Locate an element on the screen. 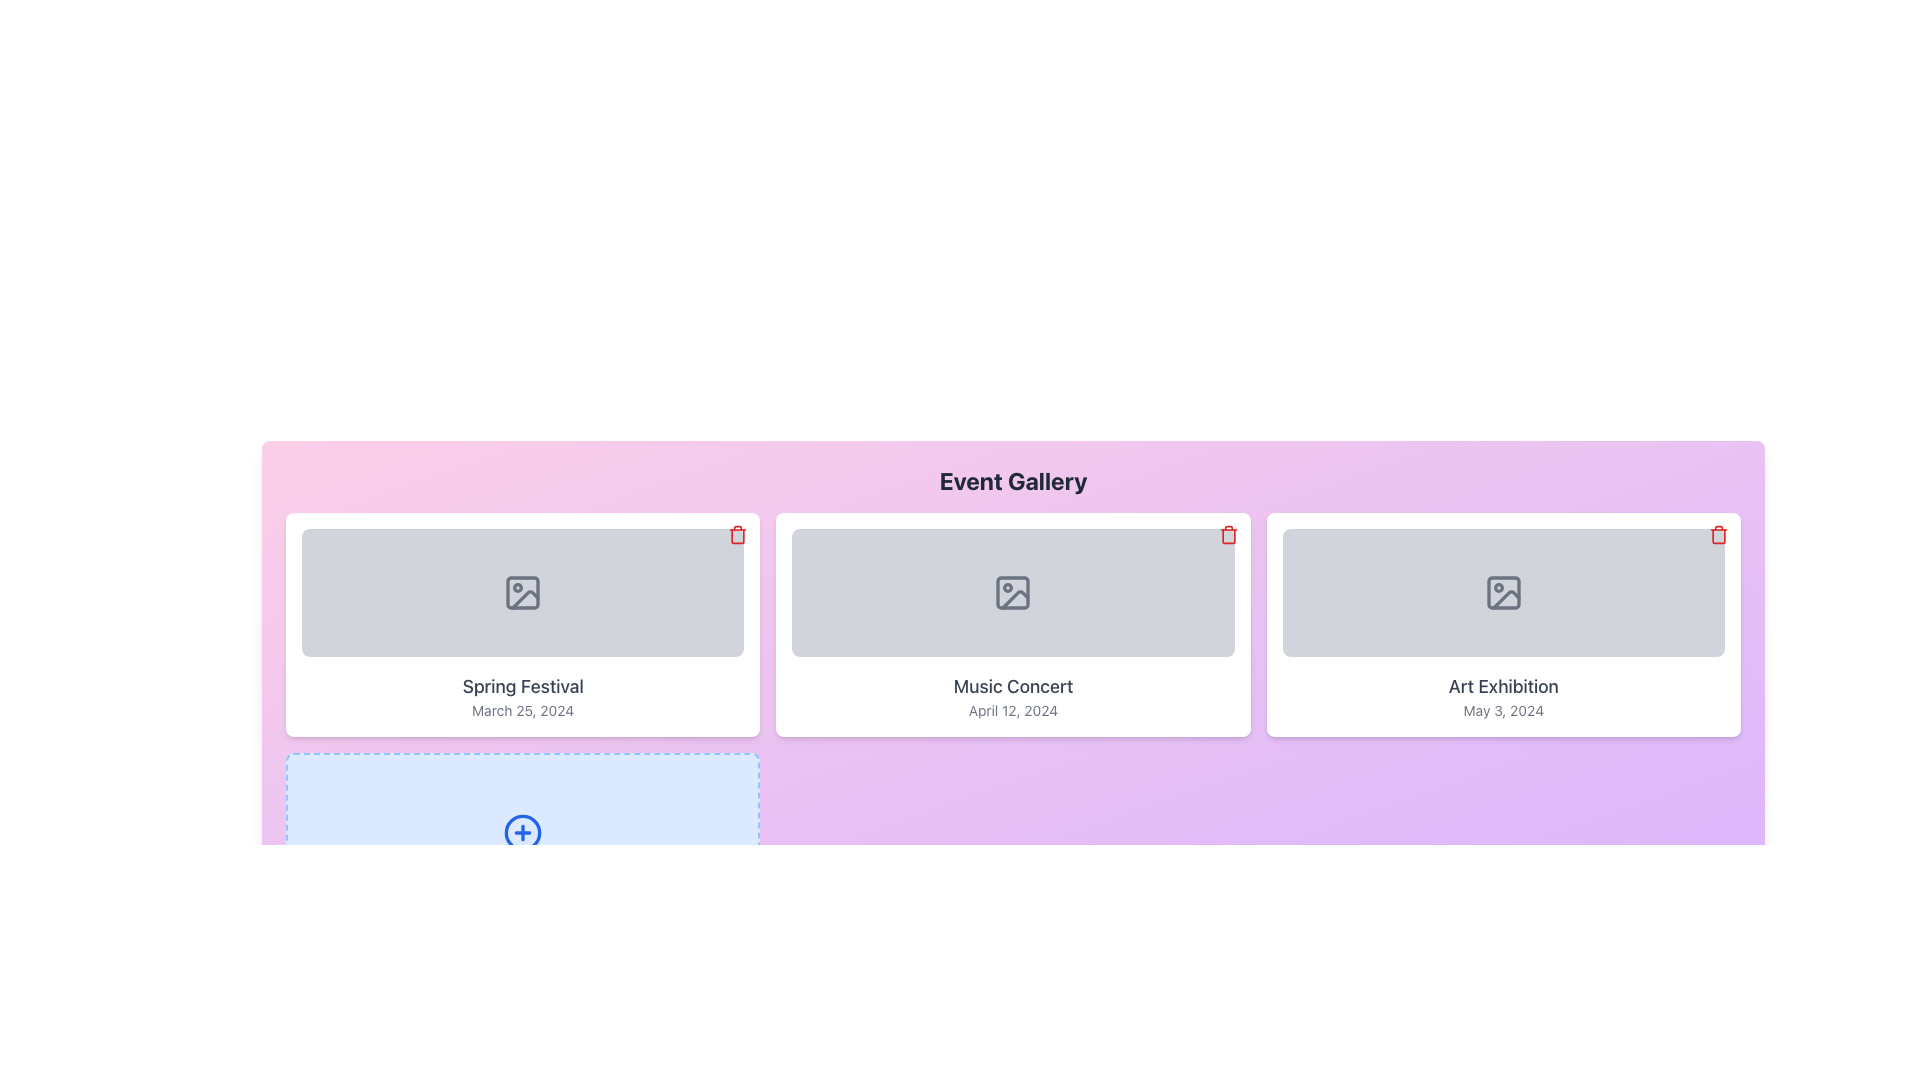 Image resolution: width=1920 pixels, height=1080 pixels. the central rectangular part of the trash bin icon located in the top-right corner of the 'Music Concert, April 12, 2024' card to initiate the deletion action is located at coordinates (1227, 535).